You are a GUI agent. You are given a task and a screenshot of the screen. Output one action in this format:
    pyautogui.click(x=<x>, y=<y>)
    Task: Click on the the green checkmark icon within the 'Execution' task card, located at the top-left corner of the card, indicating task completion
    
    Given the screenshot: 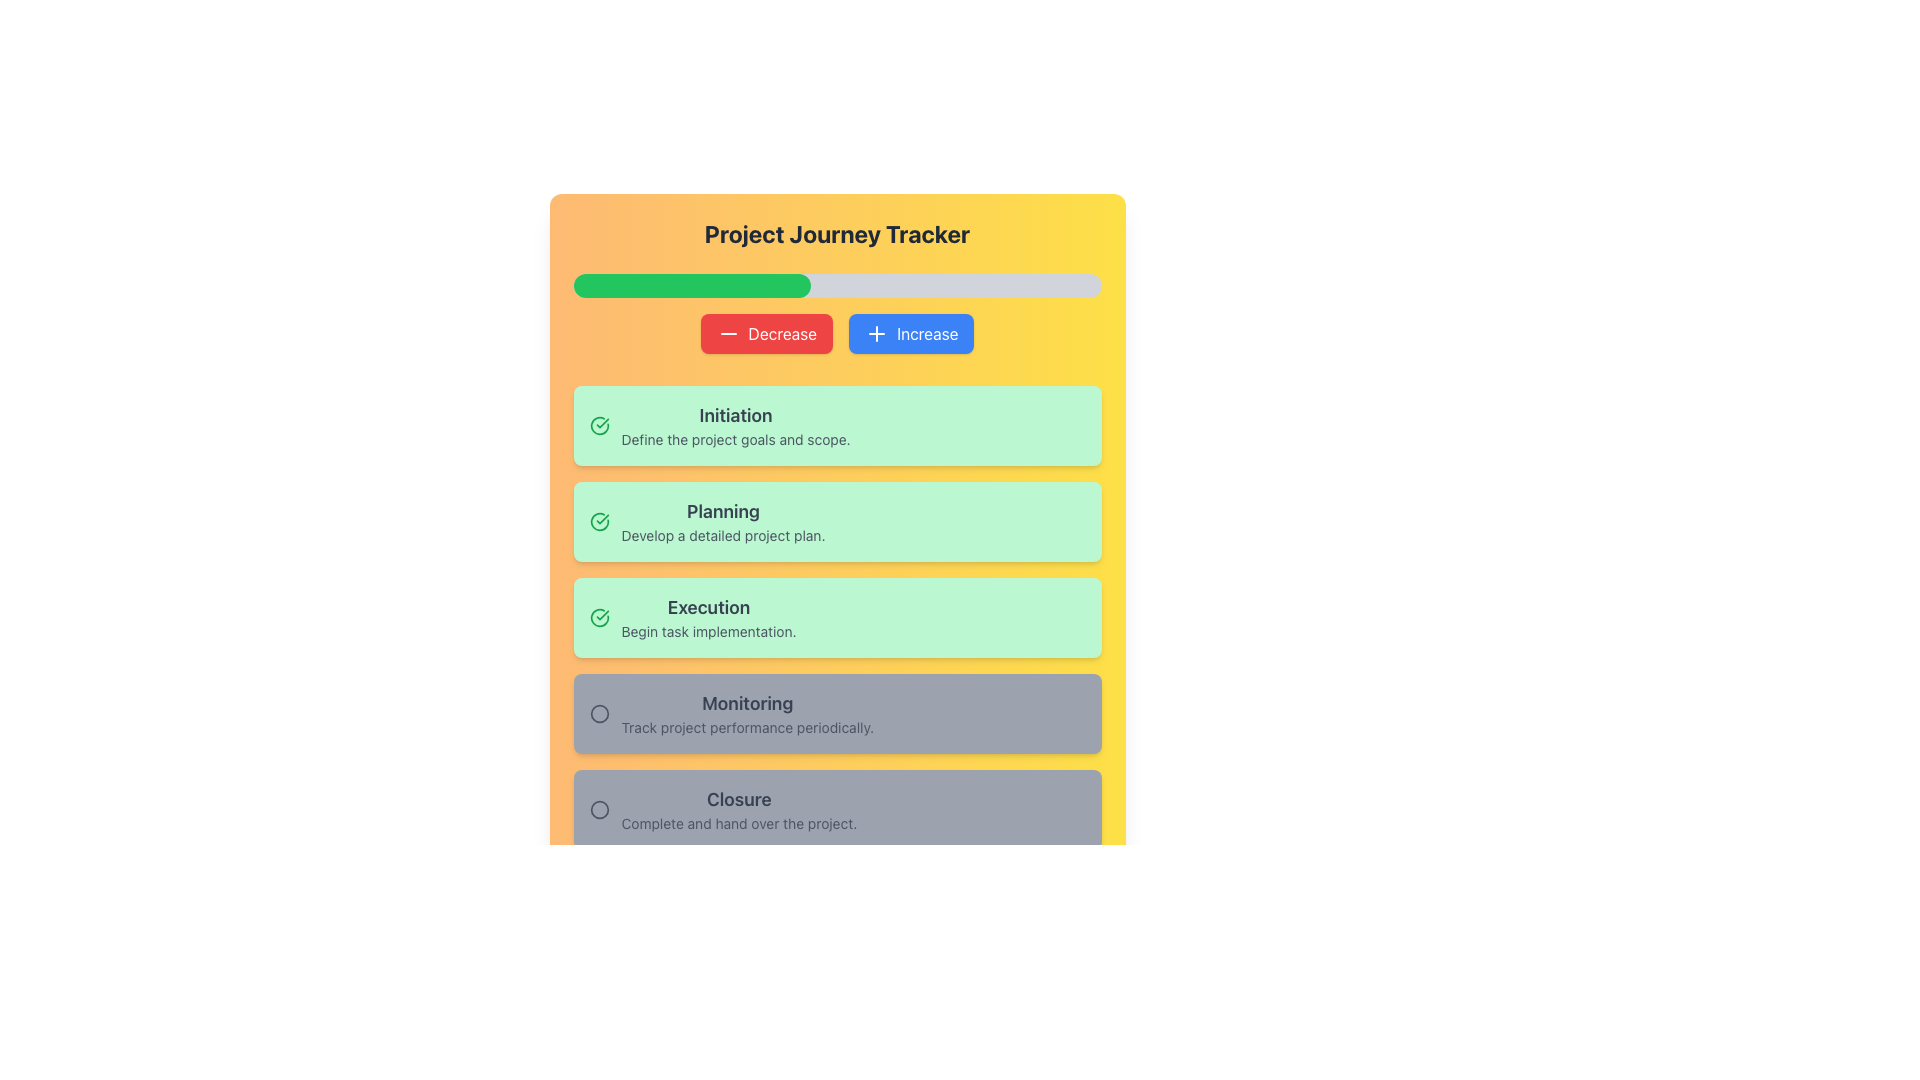 What is the action you would take?
    pyautogui.click(x=598, y=616)
    